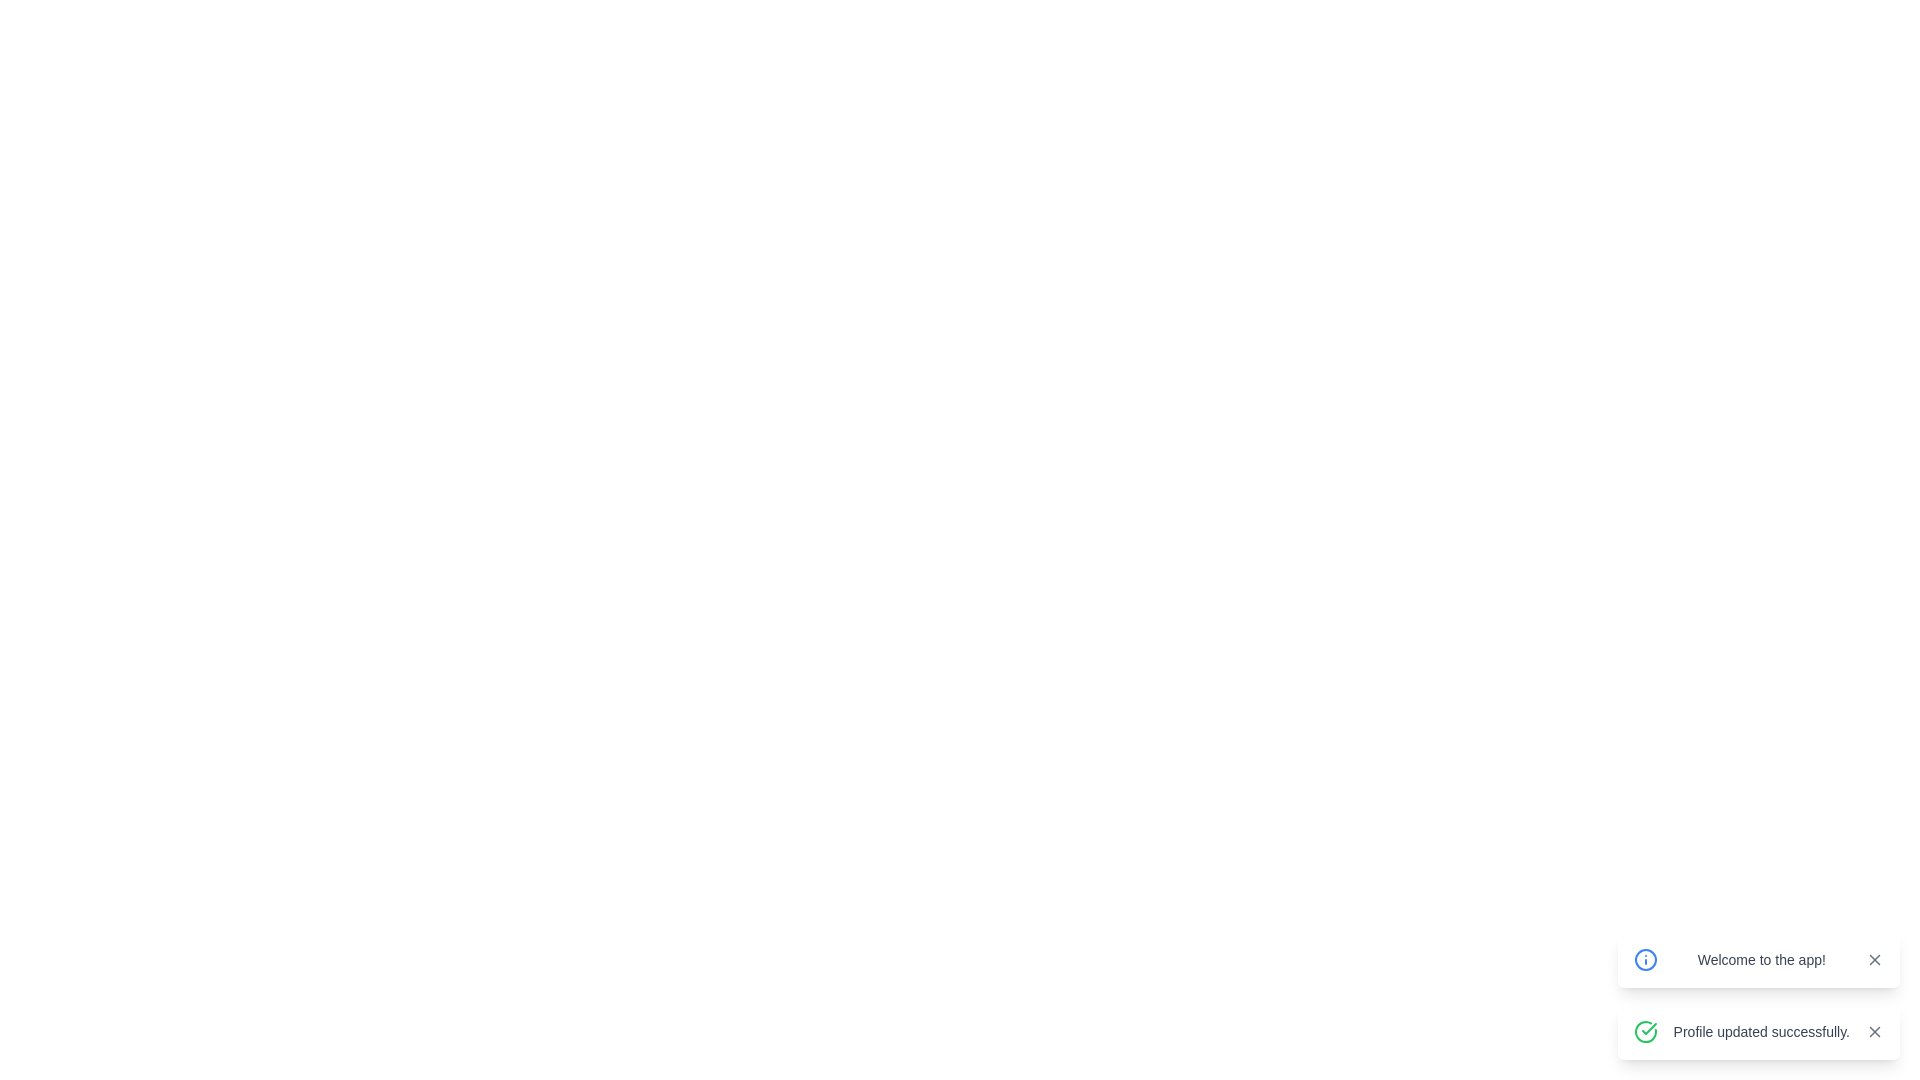  Describe the element at coordinates (1645, 959) in the screenshot. I see `the circular information icon with a blue border located in the notification box at the top right corner, next to the text 'Welcome to the app!'` at that location.